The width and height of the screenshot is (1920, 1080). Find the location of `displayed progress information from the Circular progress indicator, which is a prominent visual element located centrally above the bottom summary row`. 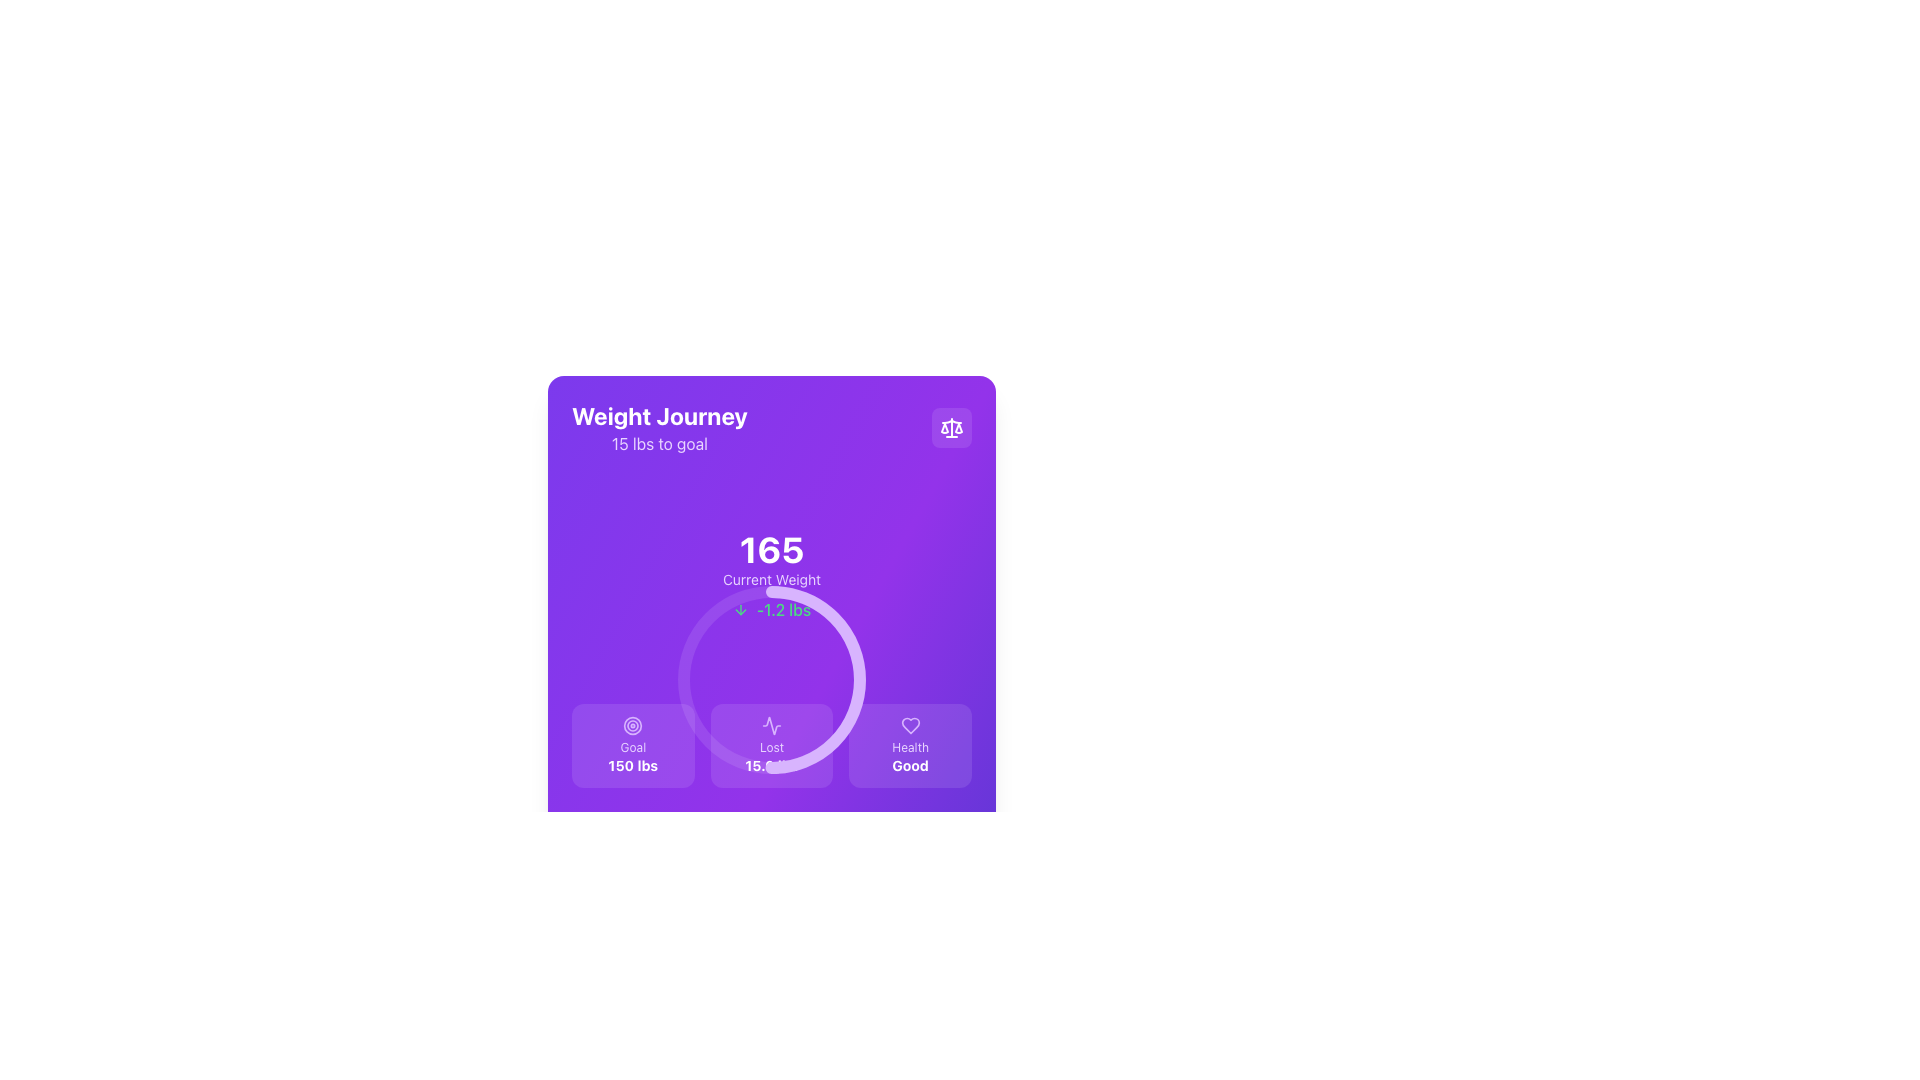

displayed progress information from the Circular progress indicator, which is a prominent visual element located centrally above the bottom summary row is located at coordinates (771, 575).